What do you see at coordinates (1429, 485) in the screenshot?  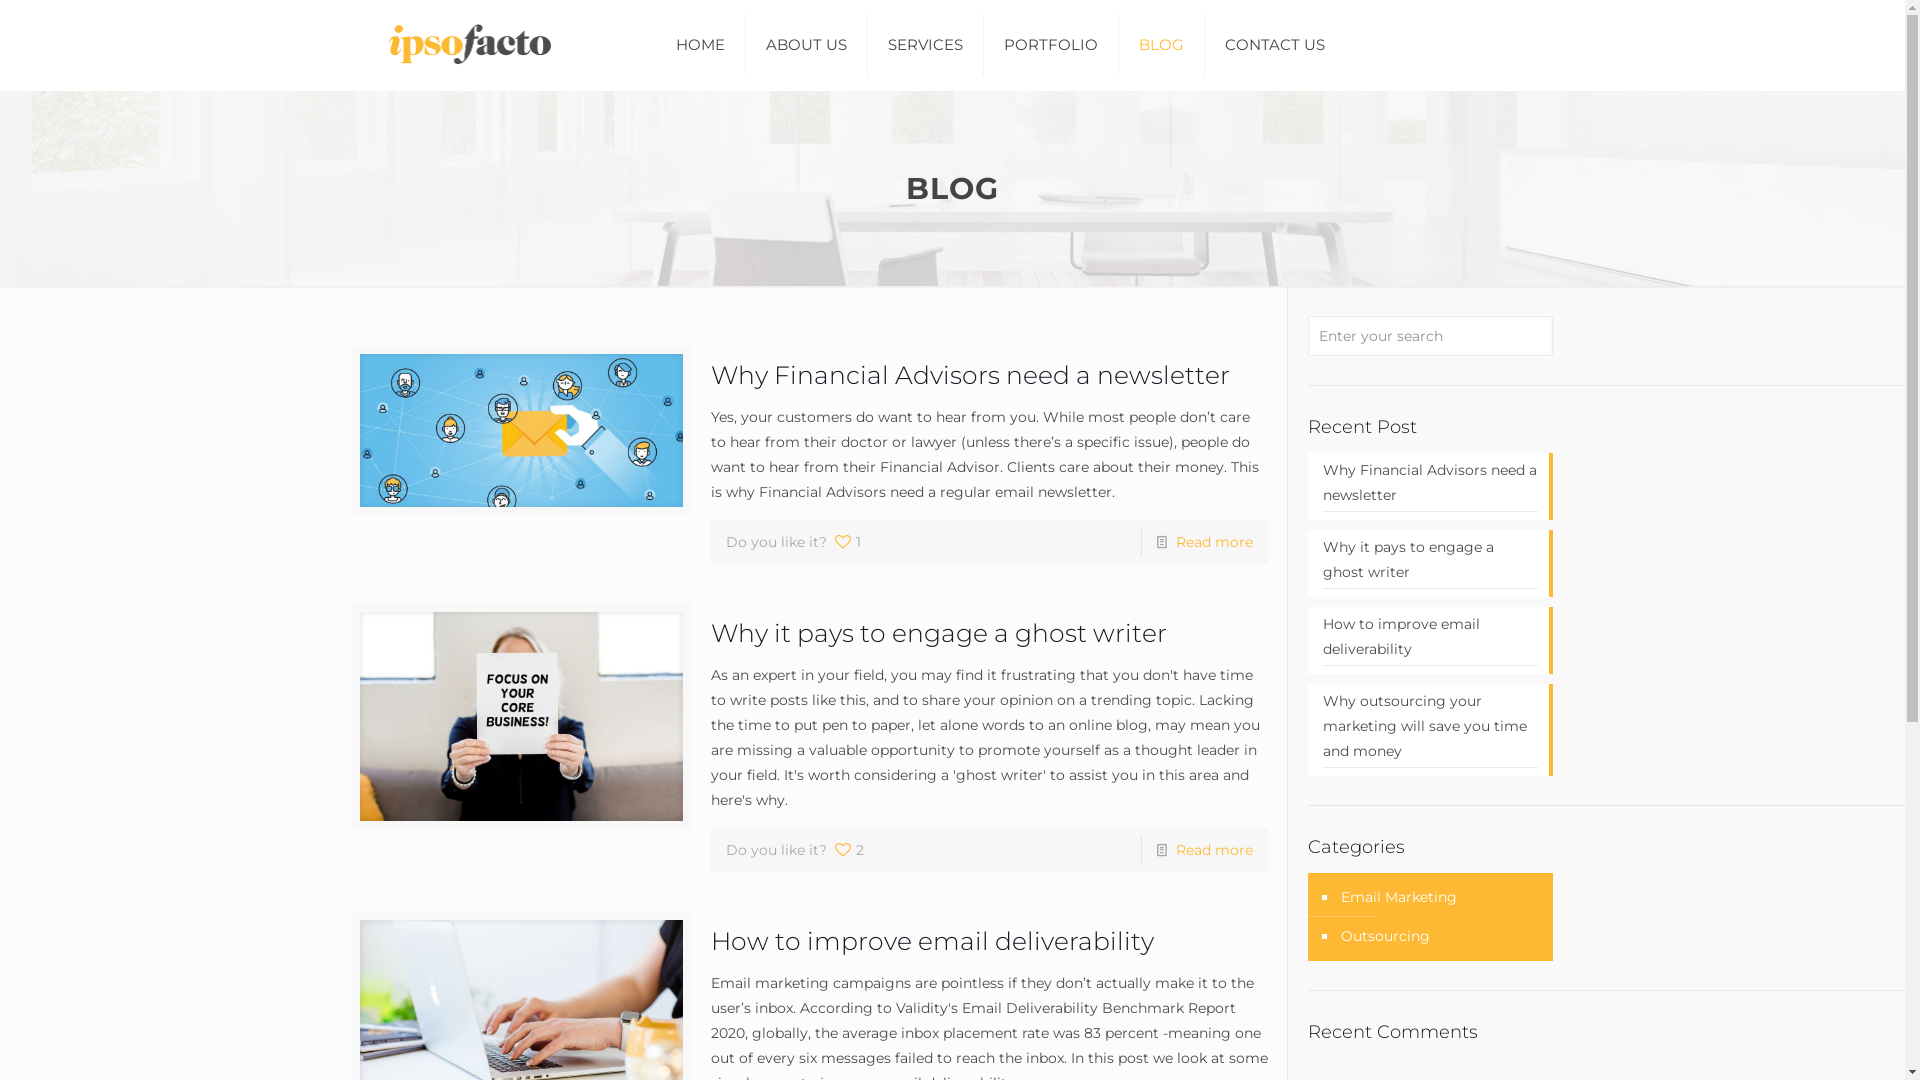 I see `'Why Financial Advisors need a newsletter'` at bounding box center [1429, 485].